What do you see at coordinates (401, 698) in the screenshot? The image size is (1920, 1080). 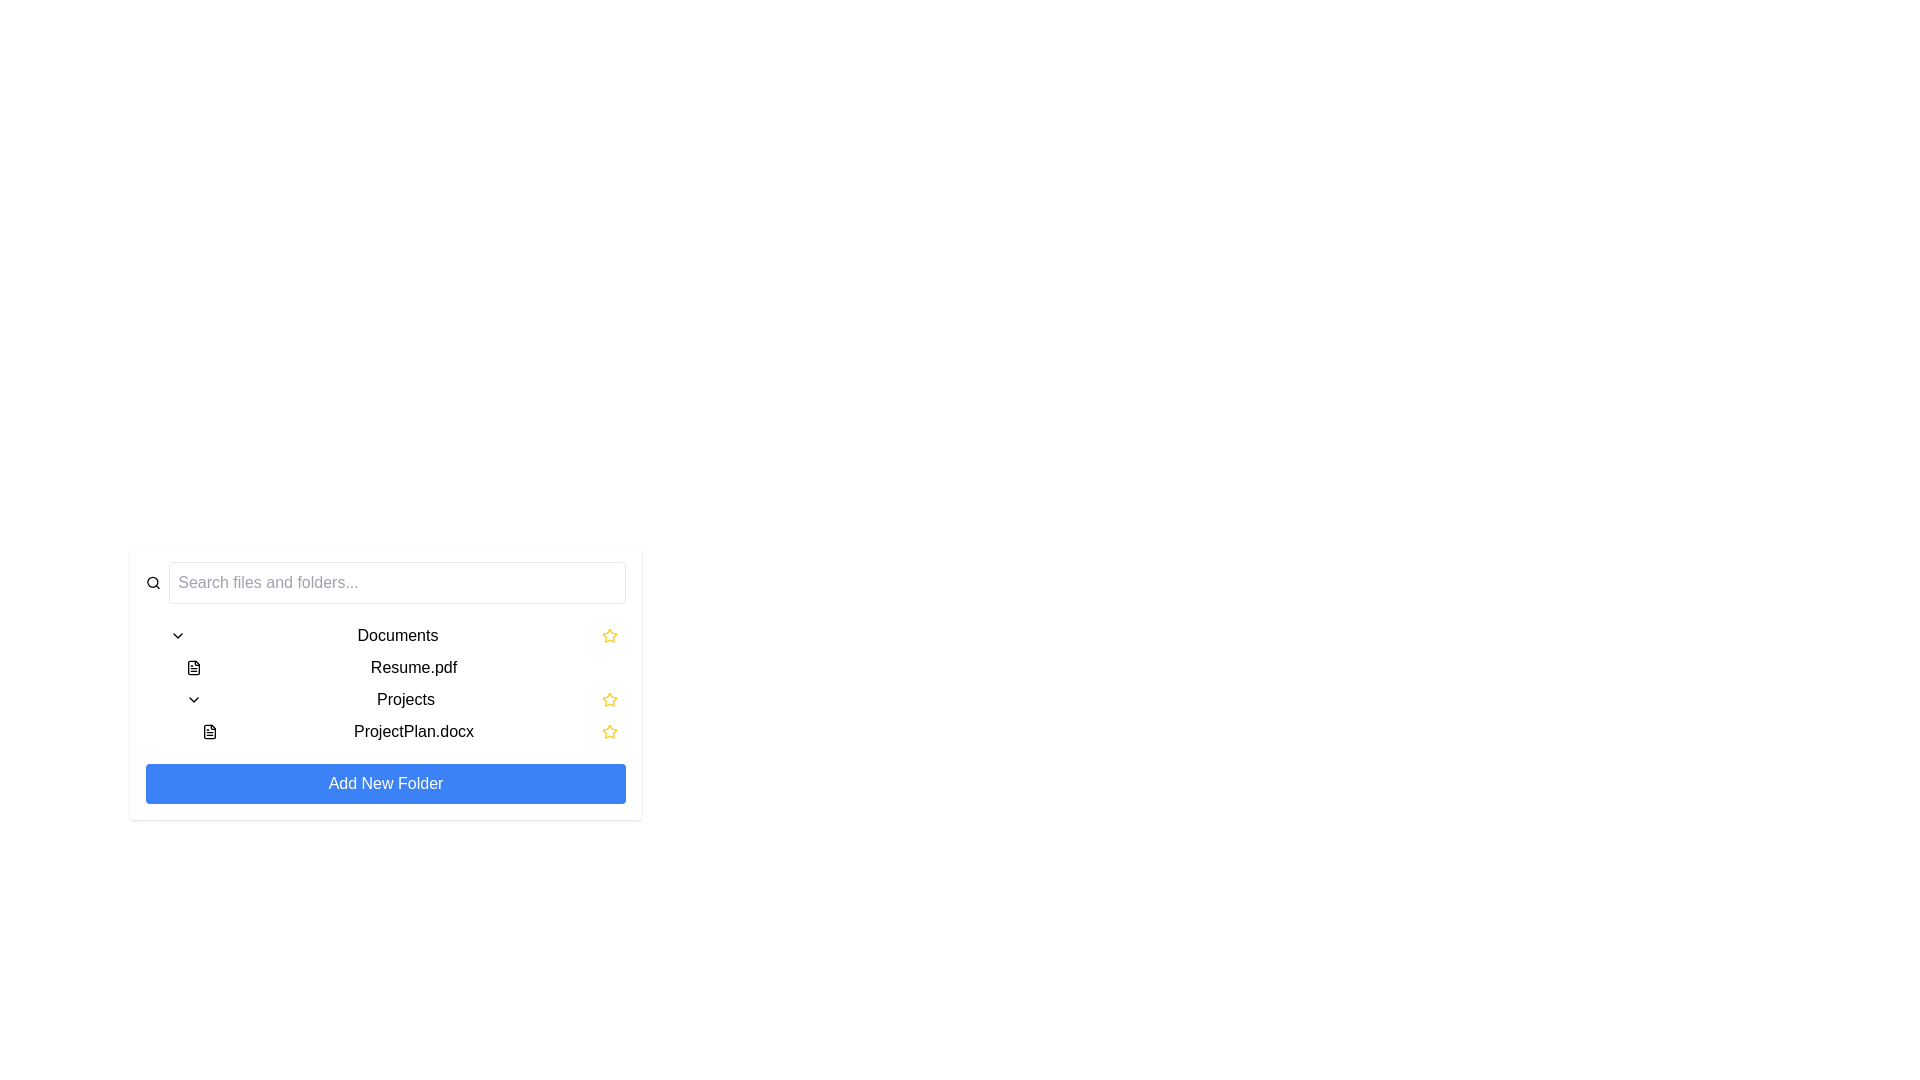 I see `the 'Projects' dropdown folder toggle, which is visually distinct with a rounded border, a downward arrow icon to the left, and a star icon to the right, located as the second item in the document list` at bounding box center [401, 698].